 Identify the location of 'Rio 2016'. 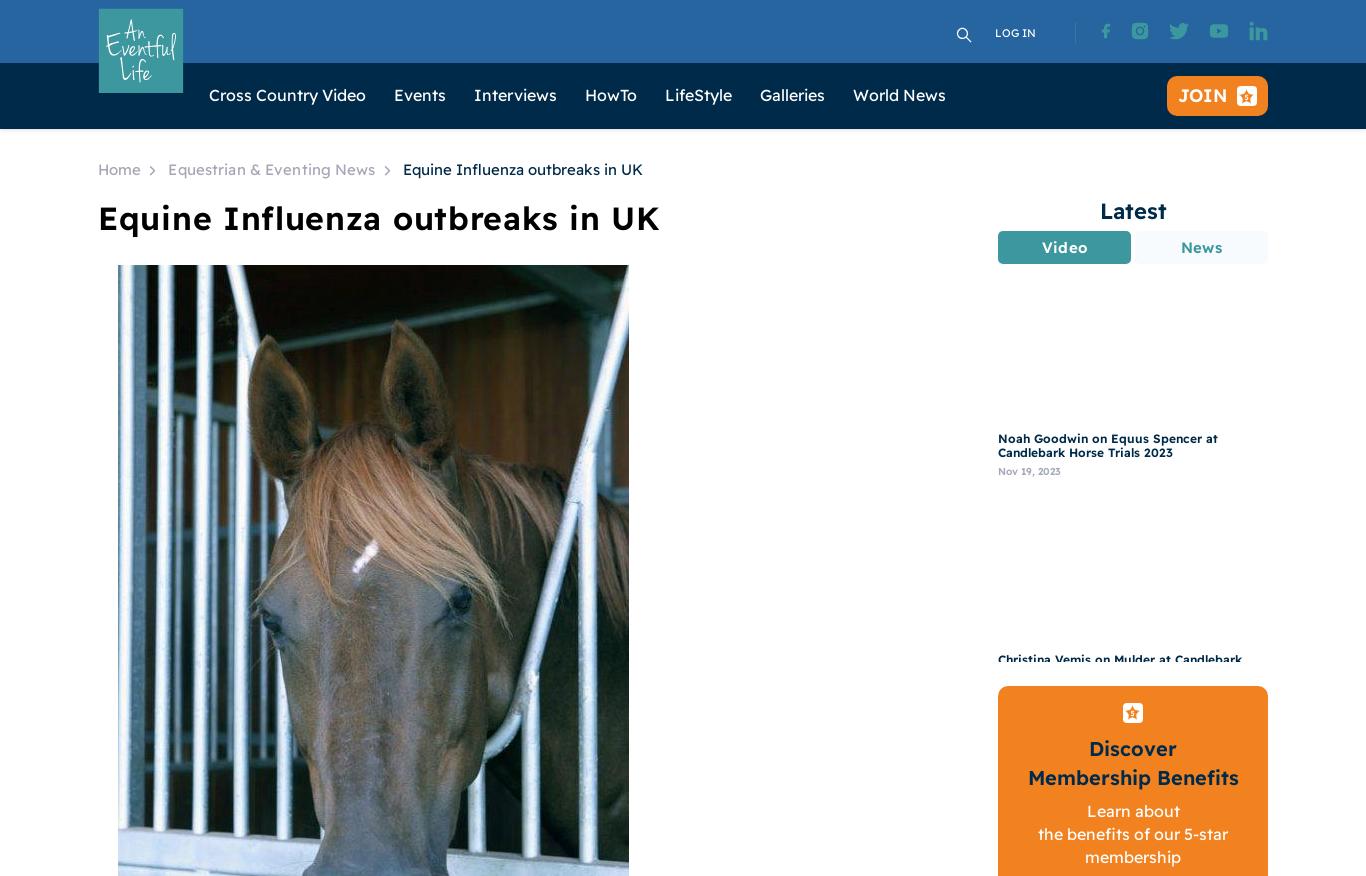
(617, 588).